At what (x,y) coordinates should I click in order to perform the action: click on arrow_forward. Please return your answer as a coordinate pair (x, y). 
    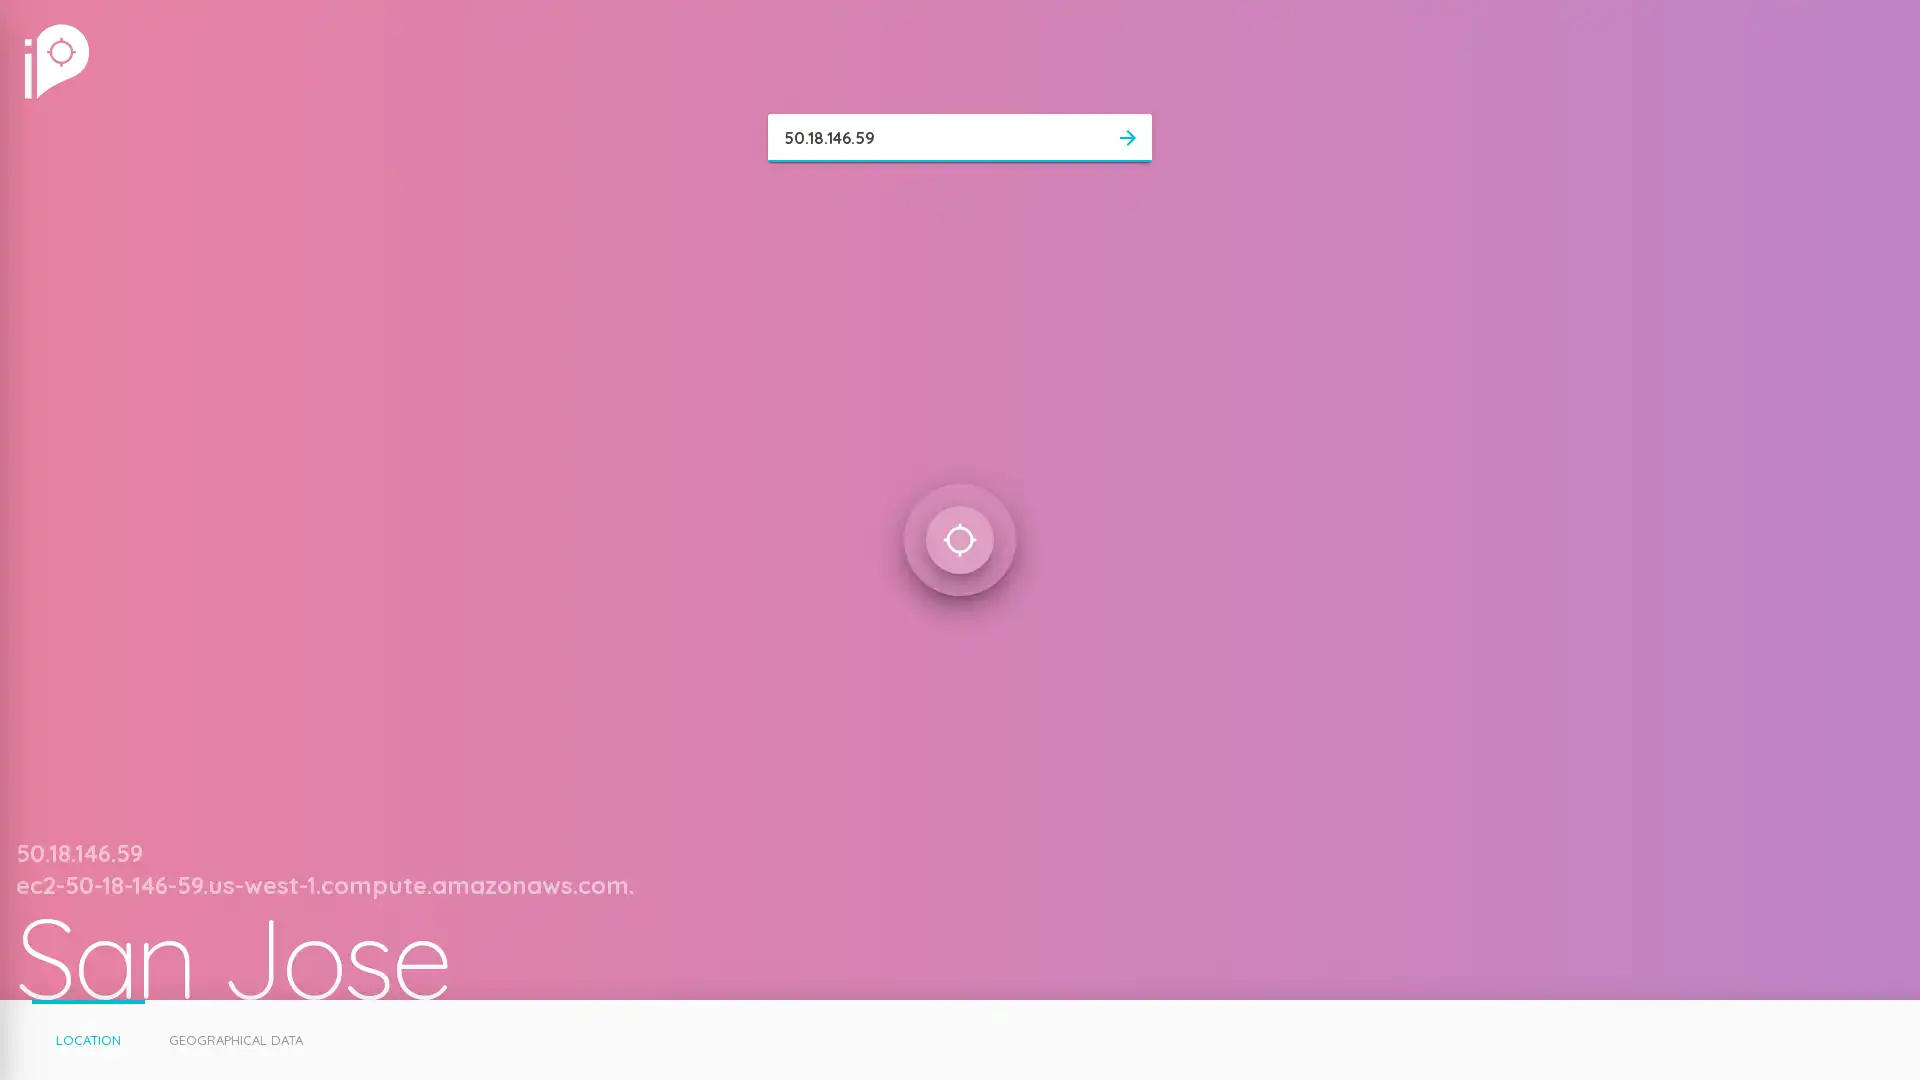
    Looking at the image, I should click on (1128, 137).